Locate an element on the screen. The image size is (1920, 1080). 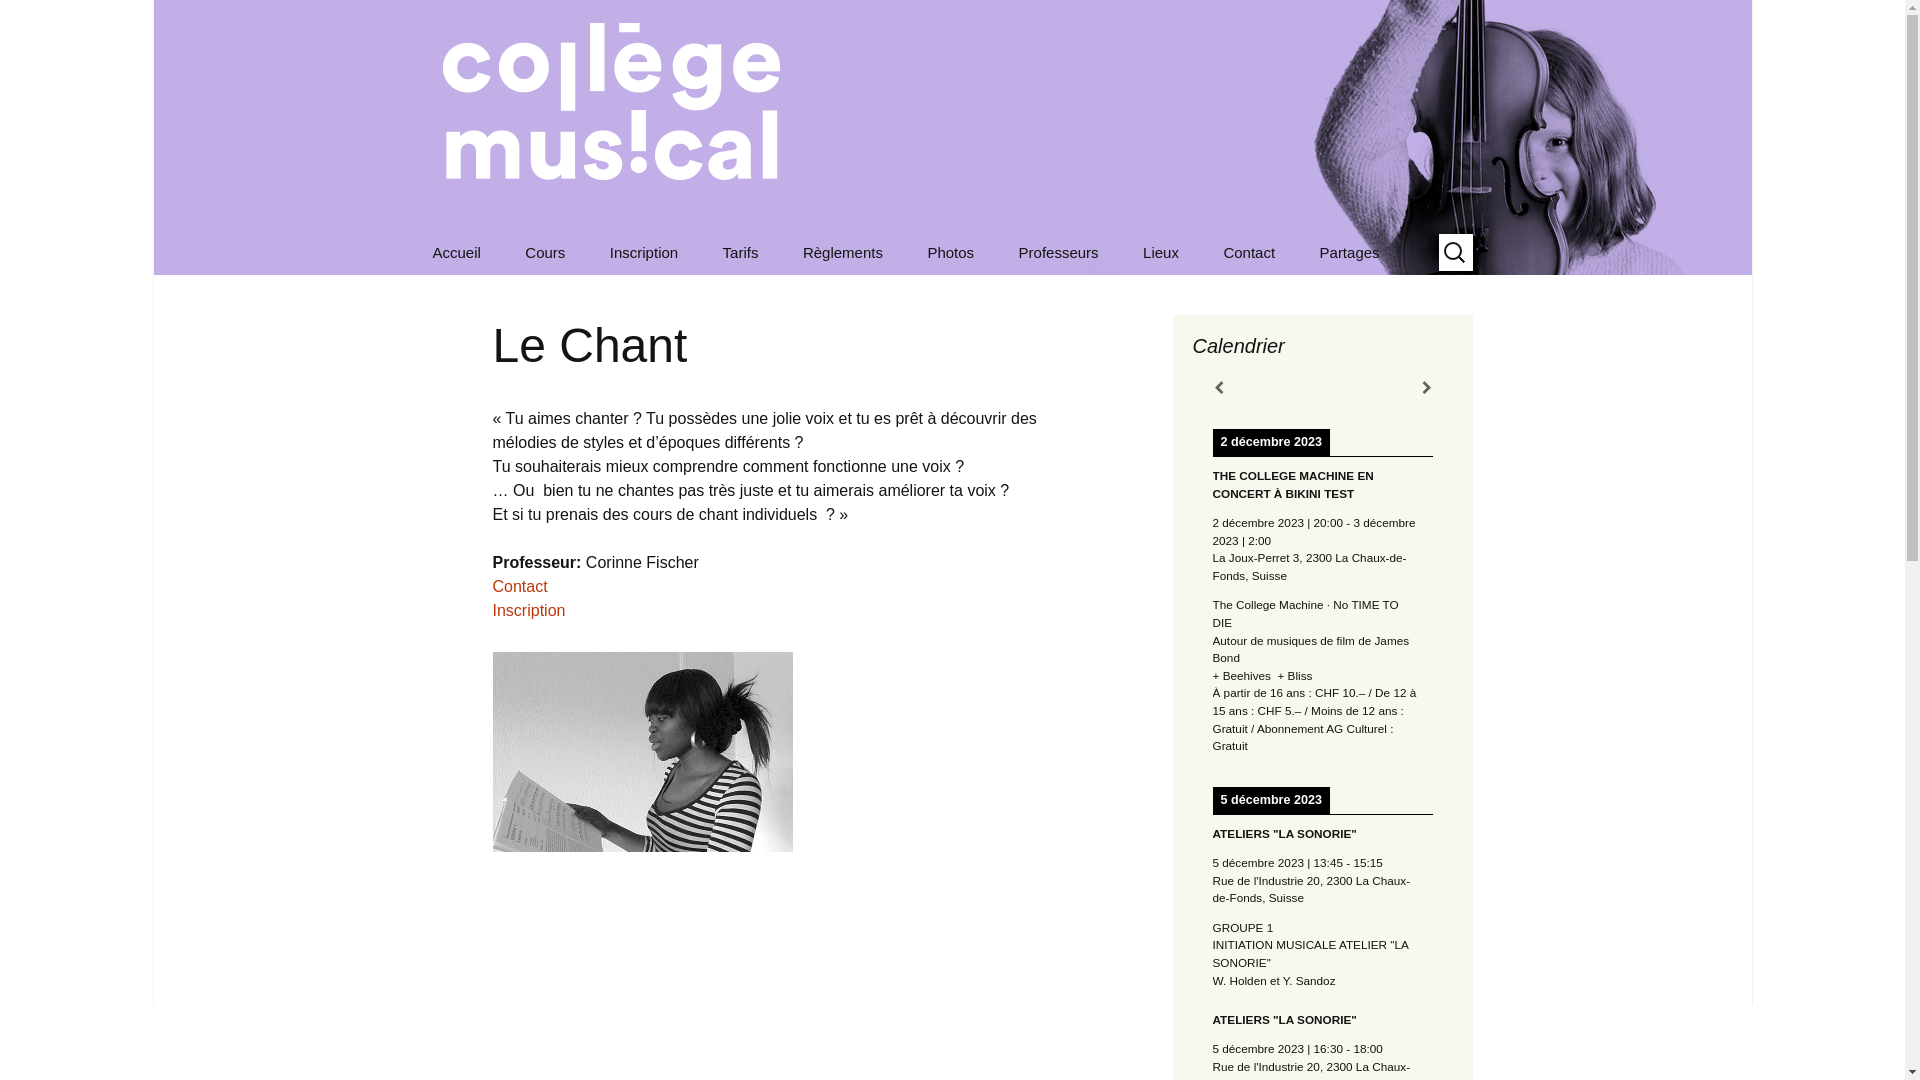
'Suiv.' is located at coordinates (1424, 388).